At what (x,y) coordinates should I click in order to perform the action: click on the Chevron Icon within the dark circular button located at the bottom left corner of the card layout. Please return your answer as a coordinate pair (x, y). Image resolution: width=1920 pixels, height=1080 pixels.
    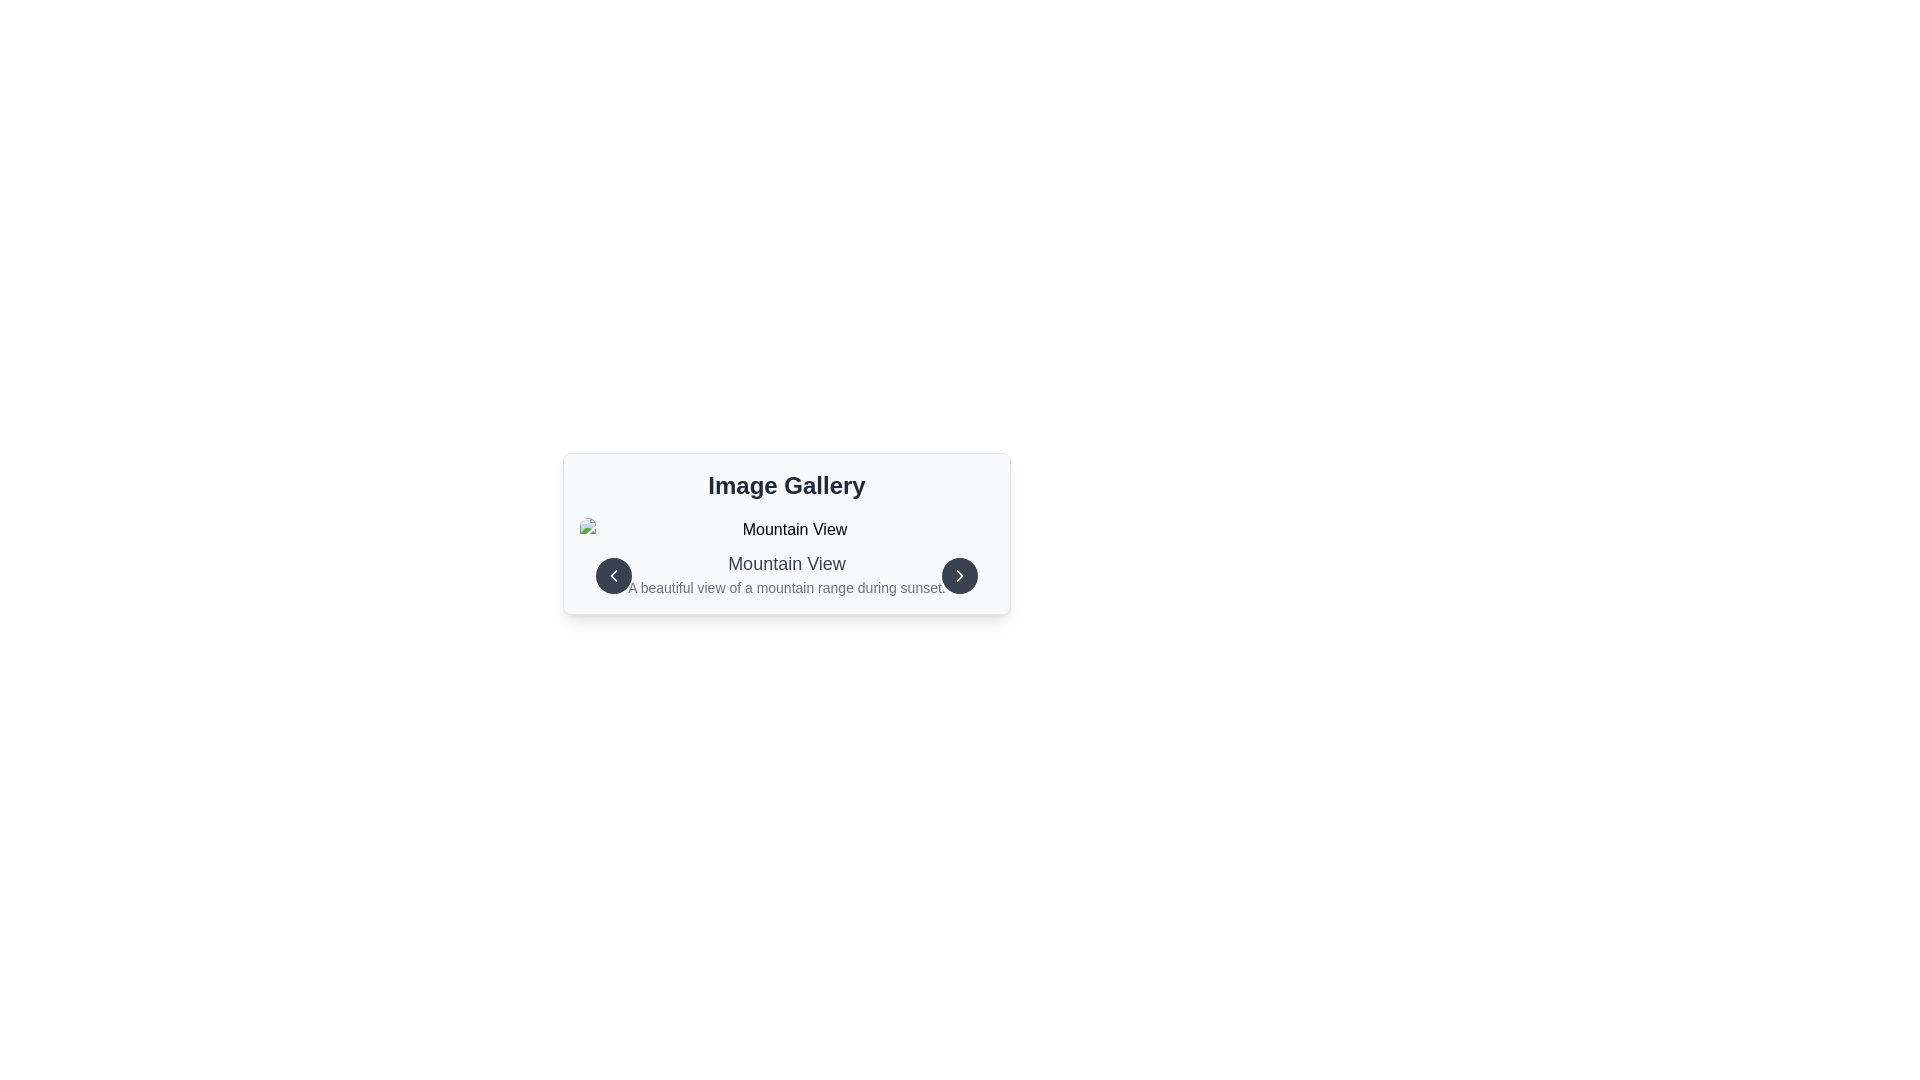
    Looking at the image, I should click on (613, 575).